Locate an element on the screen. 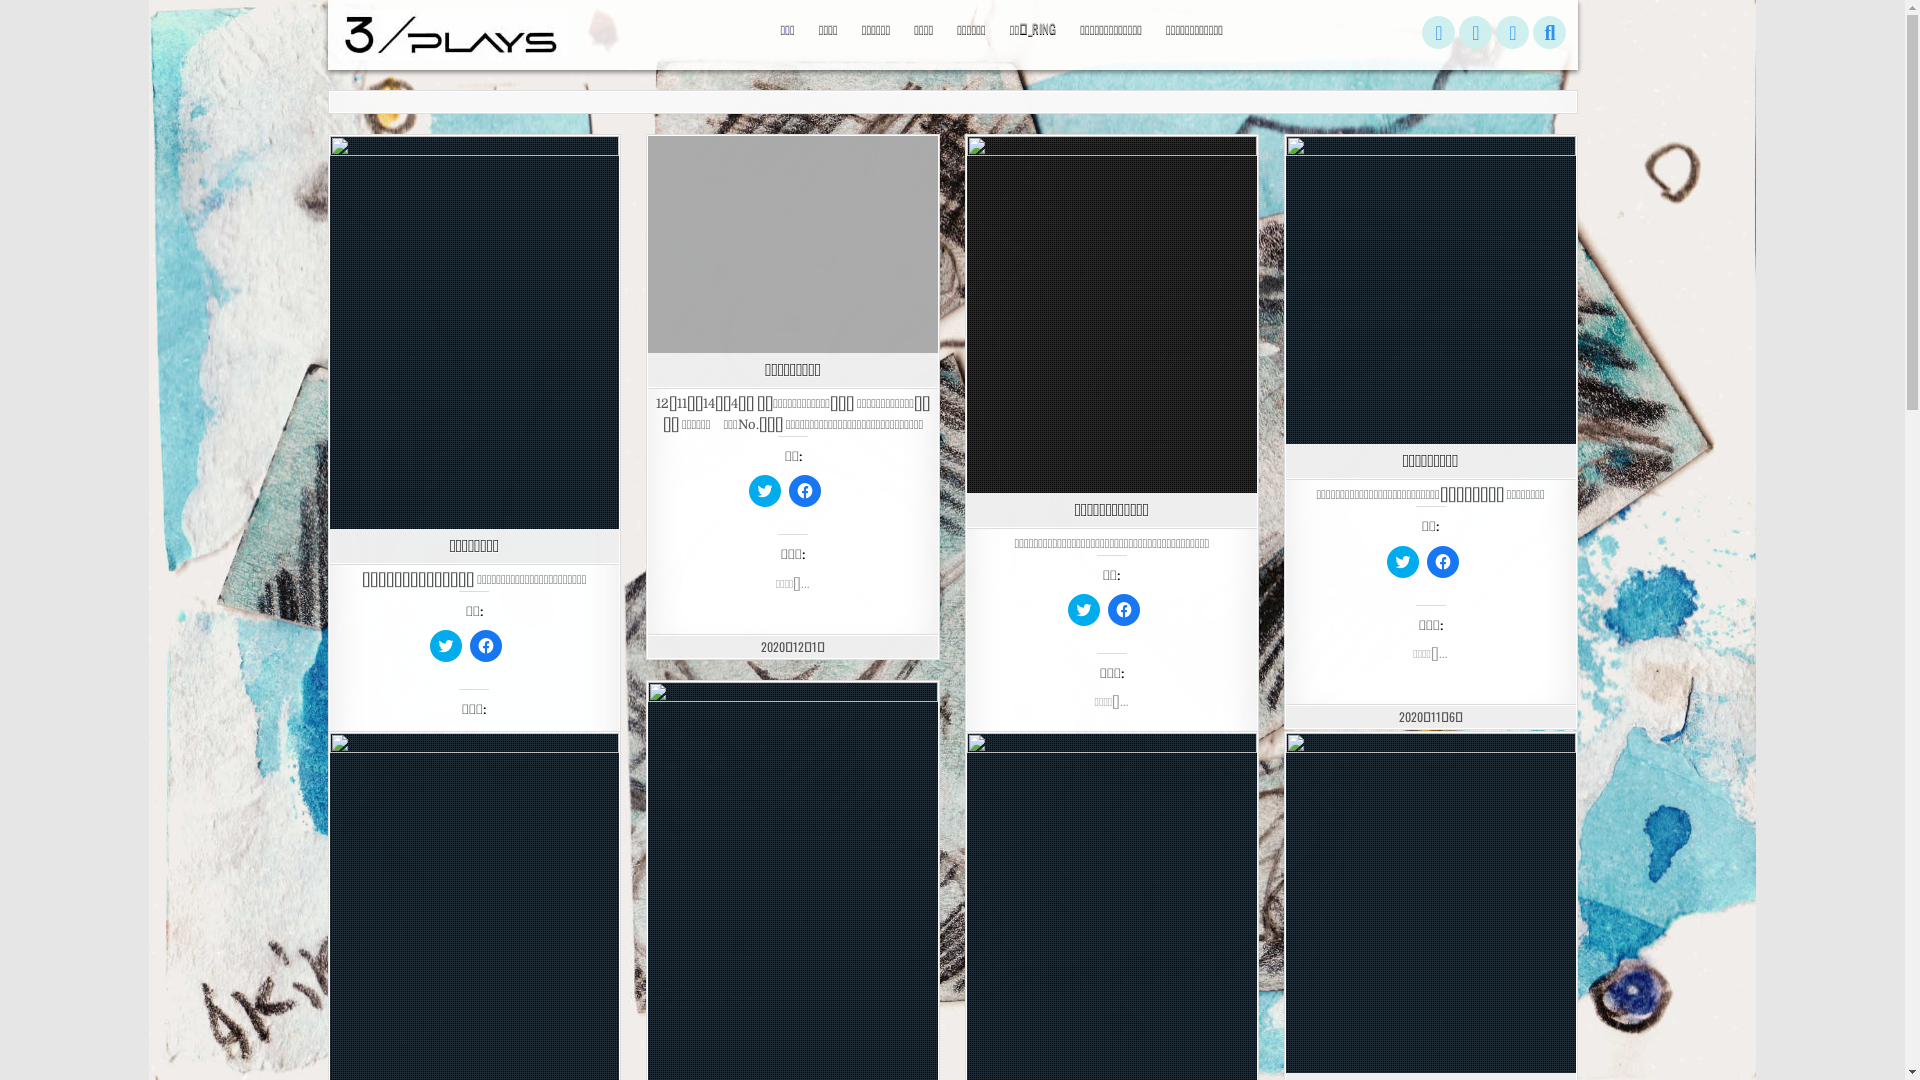 Image resolution: width=1920 pixels, height=1080 pixels. 'Facebook' is located at coordinates (1472, 33).